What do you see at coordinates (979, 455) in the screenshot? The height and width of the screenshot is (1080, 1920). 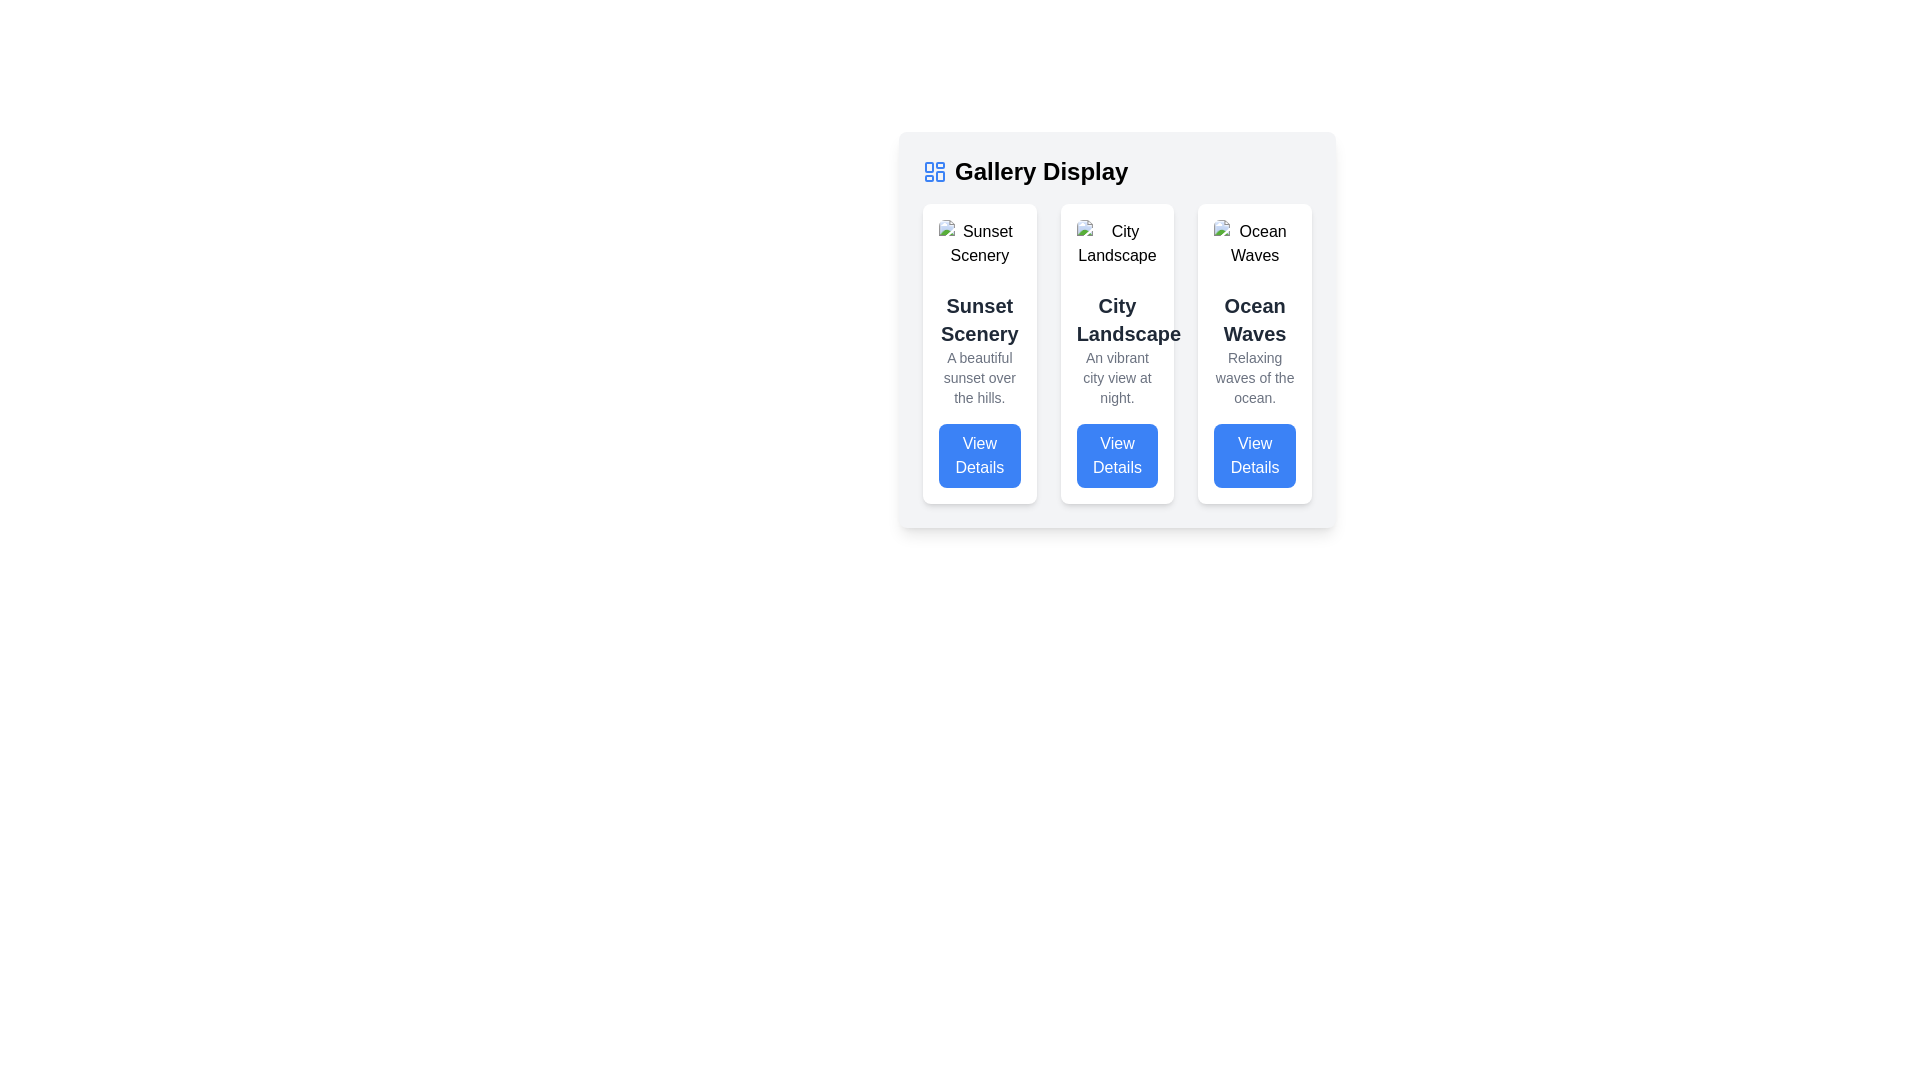 I see `the button at the bottom of the 'Sunset Scenery' card to view more details about this entry` at bounding box center [979, 455].